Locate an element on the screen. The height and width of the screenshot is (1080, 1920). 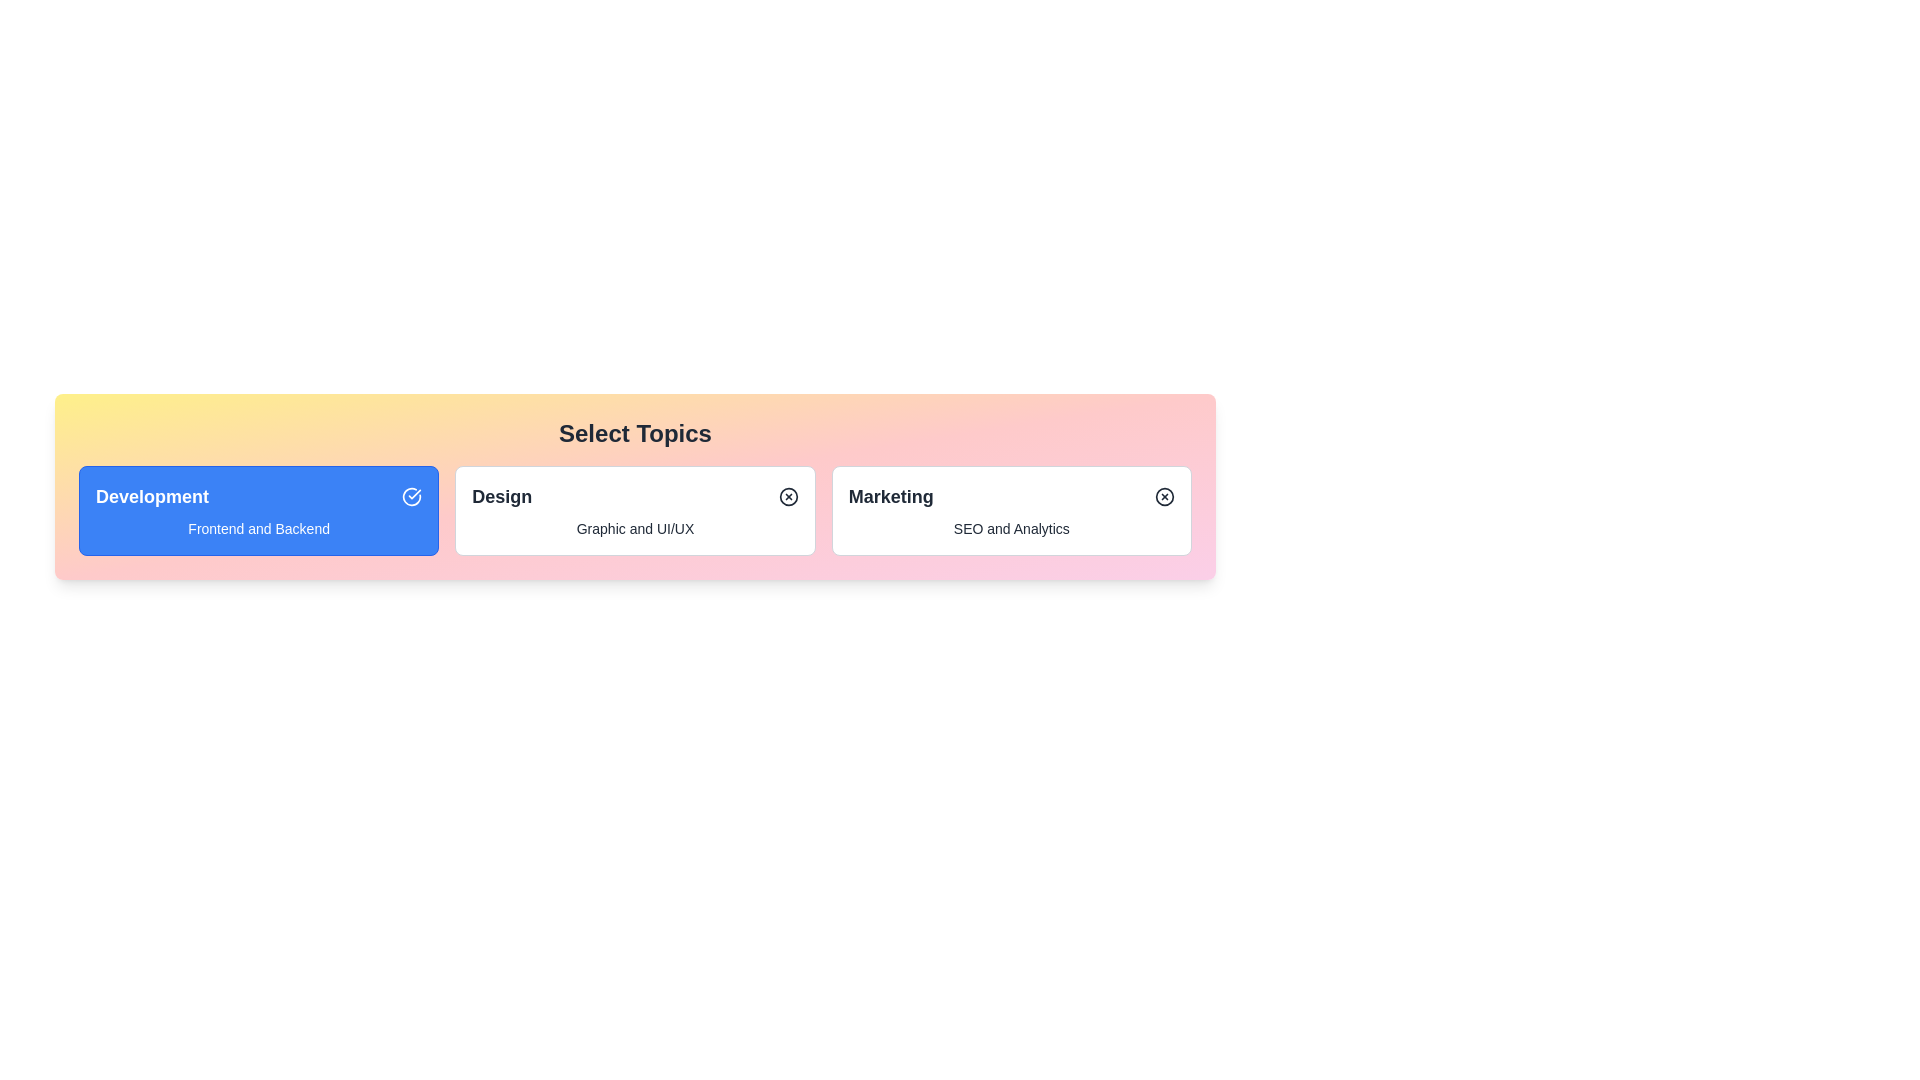
the chip labeled Design to observe its hover effects is located at coordinates (633, 509).